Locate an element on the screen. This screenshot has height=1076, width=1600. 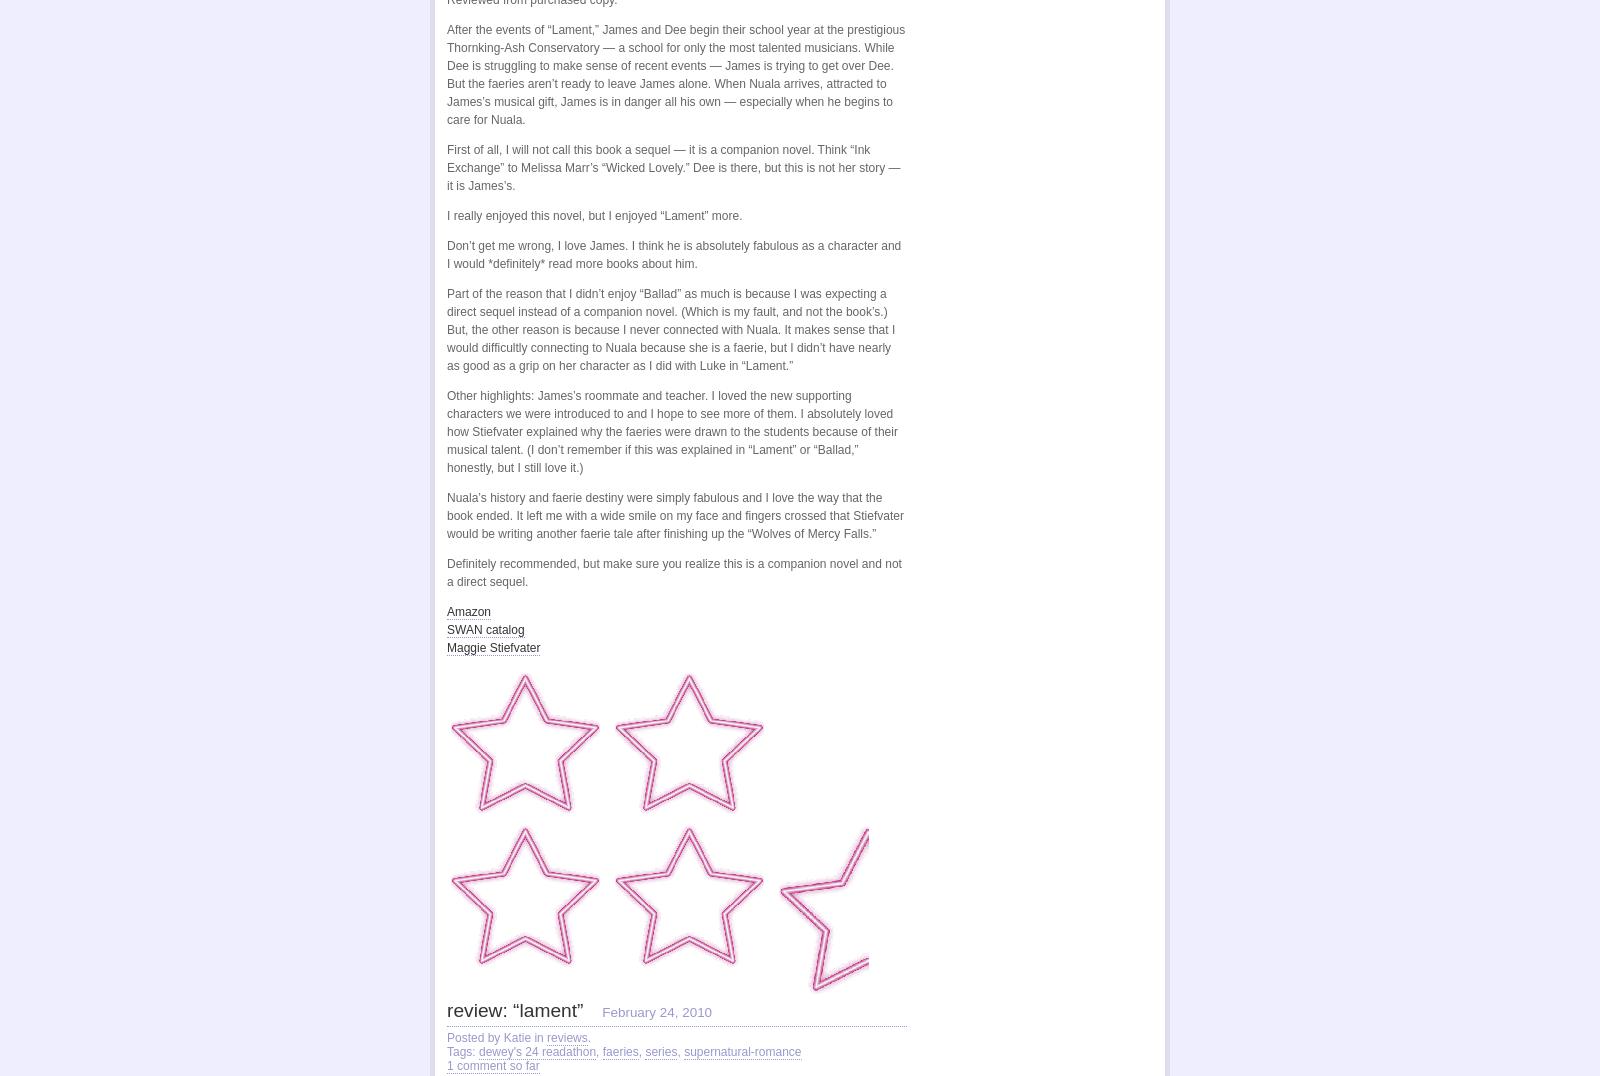
'Definitely recommended, but make sure you realize this is a companion novel and not a direct sequel.' is located at coordinates (446, 570).